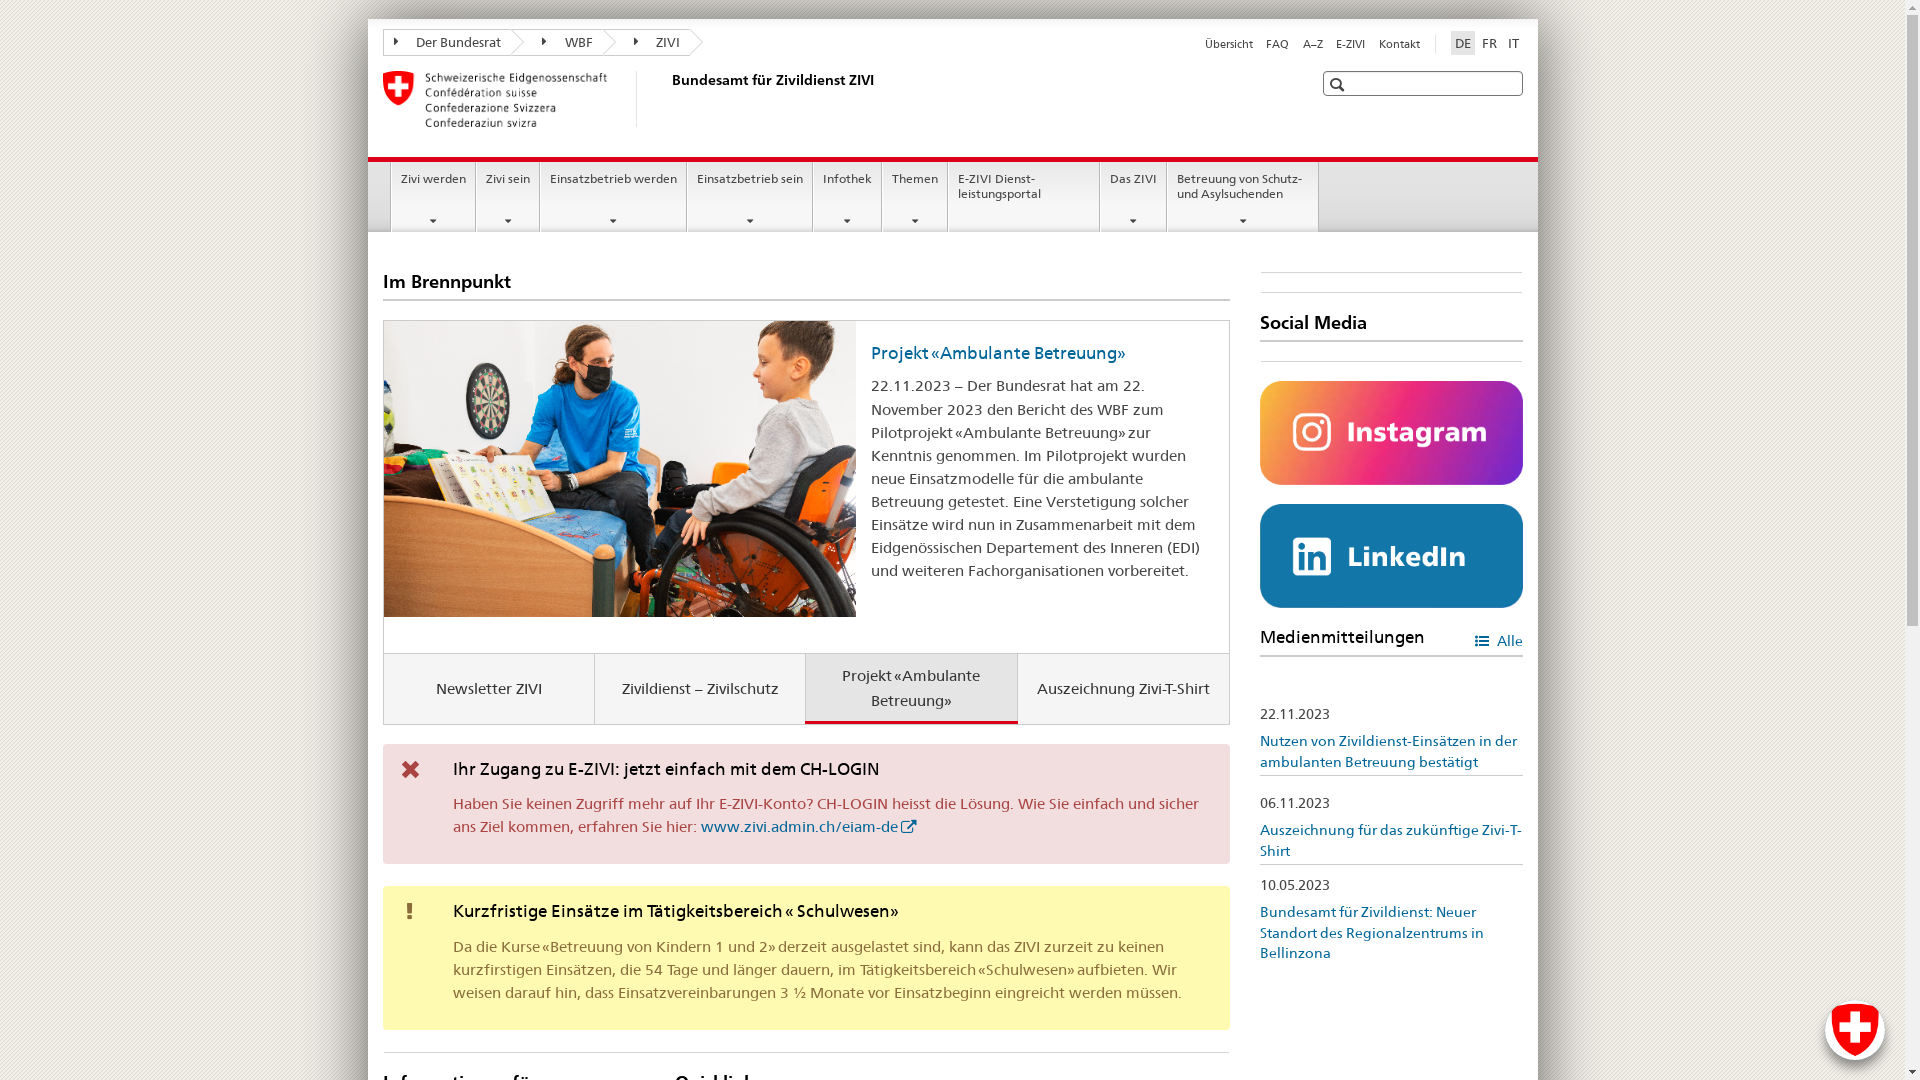  Describe the element at coordinates (1276, 43) in the screenshot. I see `'FAQ'` at that location.